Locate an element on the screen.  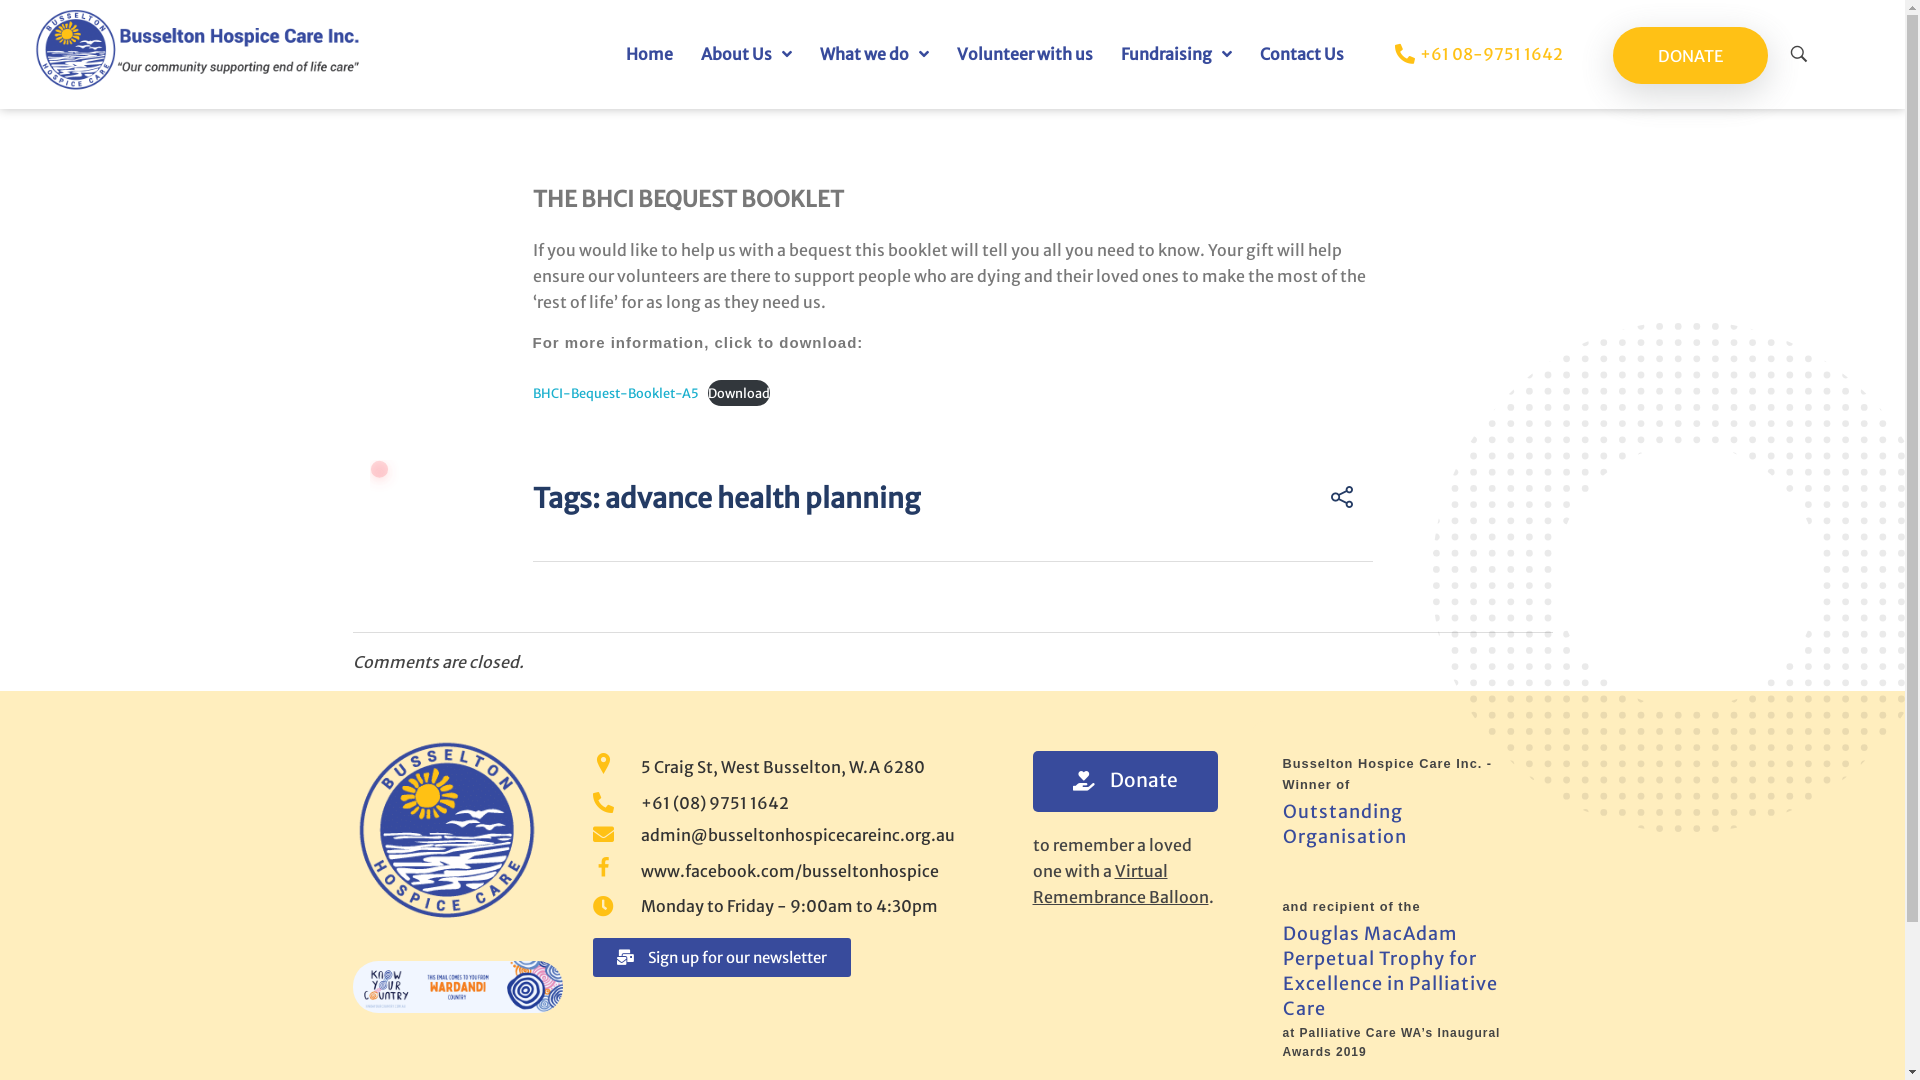
'Fundraising' is located at coordinates (1106, 53).